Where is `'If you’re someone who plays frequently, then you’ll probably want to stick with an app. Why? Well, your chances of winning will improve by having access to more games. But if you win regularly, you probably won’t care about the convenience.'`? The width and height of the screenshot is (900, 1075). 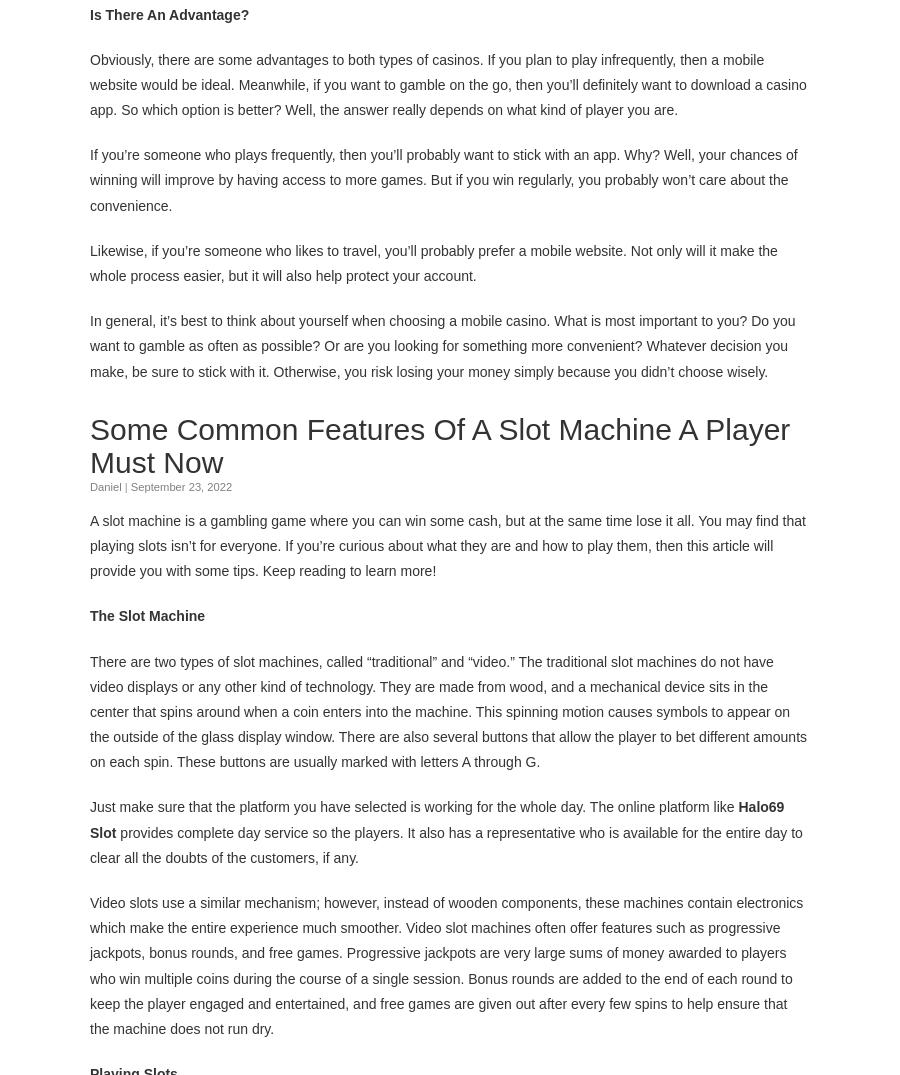
'If you’re someone who plays frequently, then you’ll probably want to stick with an app. Why? Well, your chances of winning will improve by having access to more games. But if you win regularly, you probably won’t care about the convenience.' is located at coordinates (443, 179).